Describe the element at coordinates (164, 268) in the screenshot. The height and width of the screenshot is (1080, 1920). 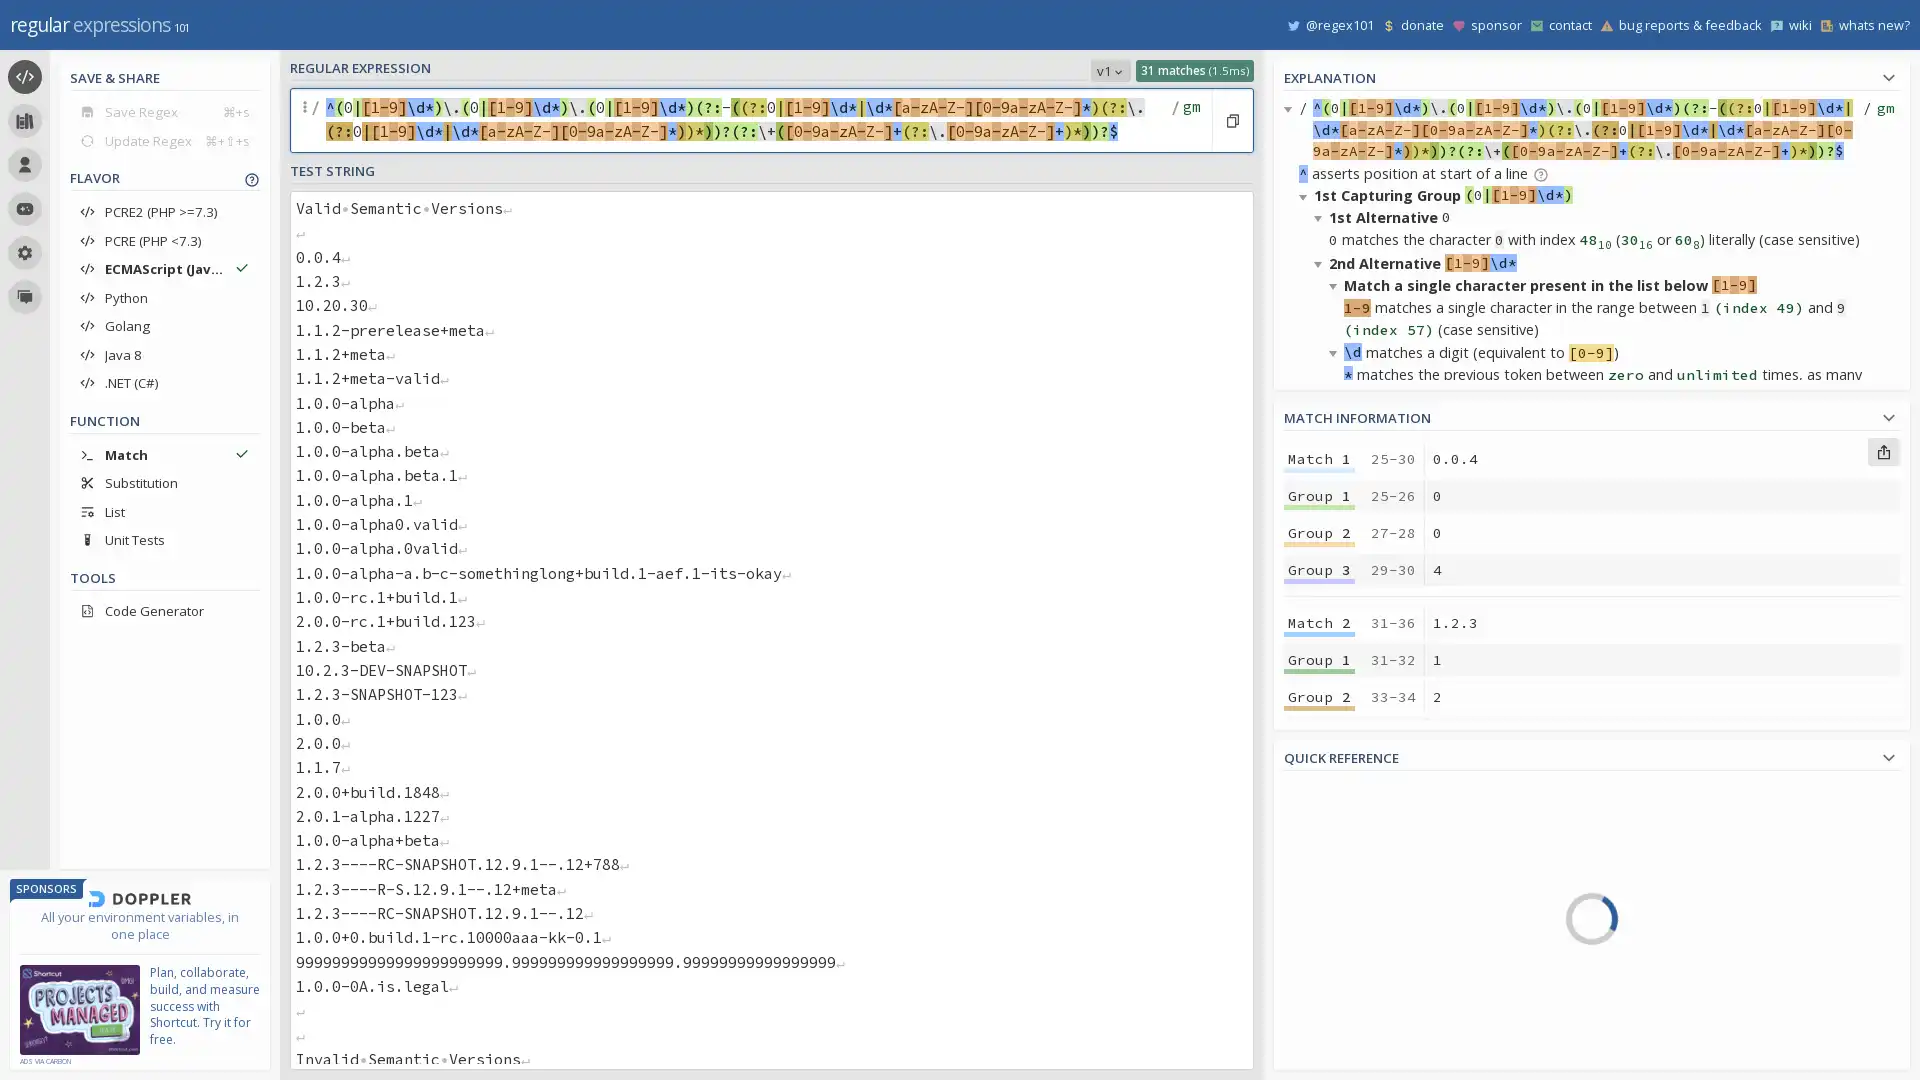
I see `ECMAScript (JavaScript)` at that location.